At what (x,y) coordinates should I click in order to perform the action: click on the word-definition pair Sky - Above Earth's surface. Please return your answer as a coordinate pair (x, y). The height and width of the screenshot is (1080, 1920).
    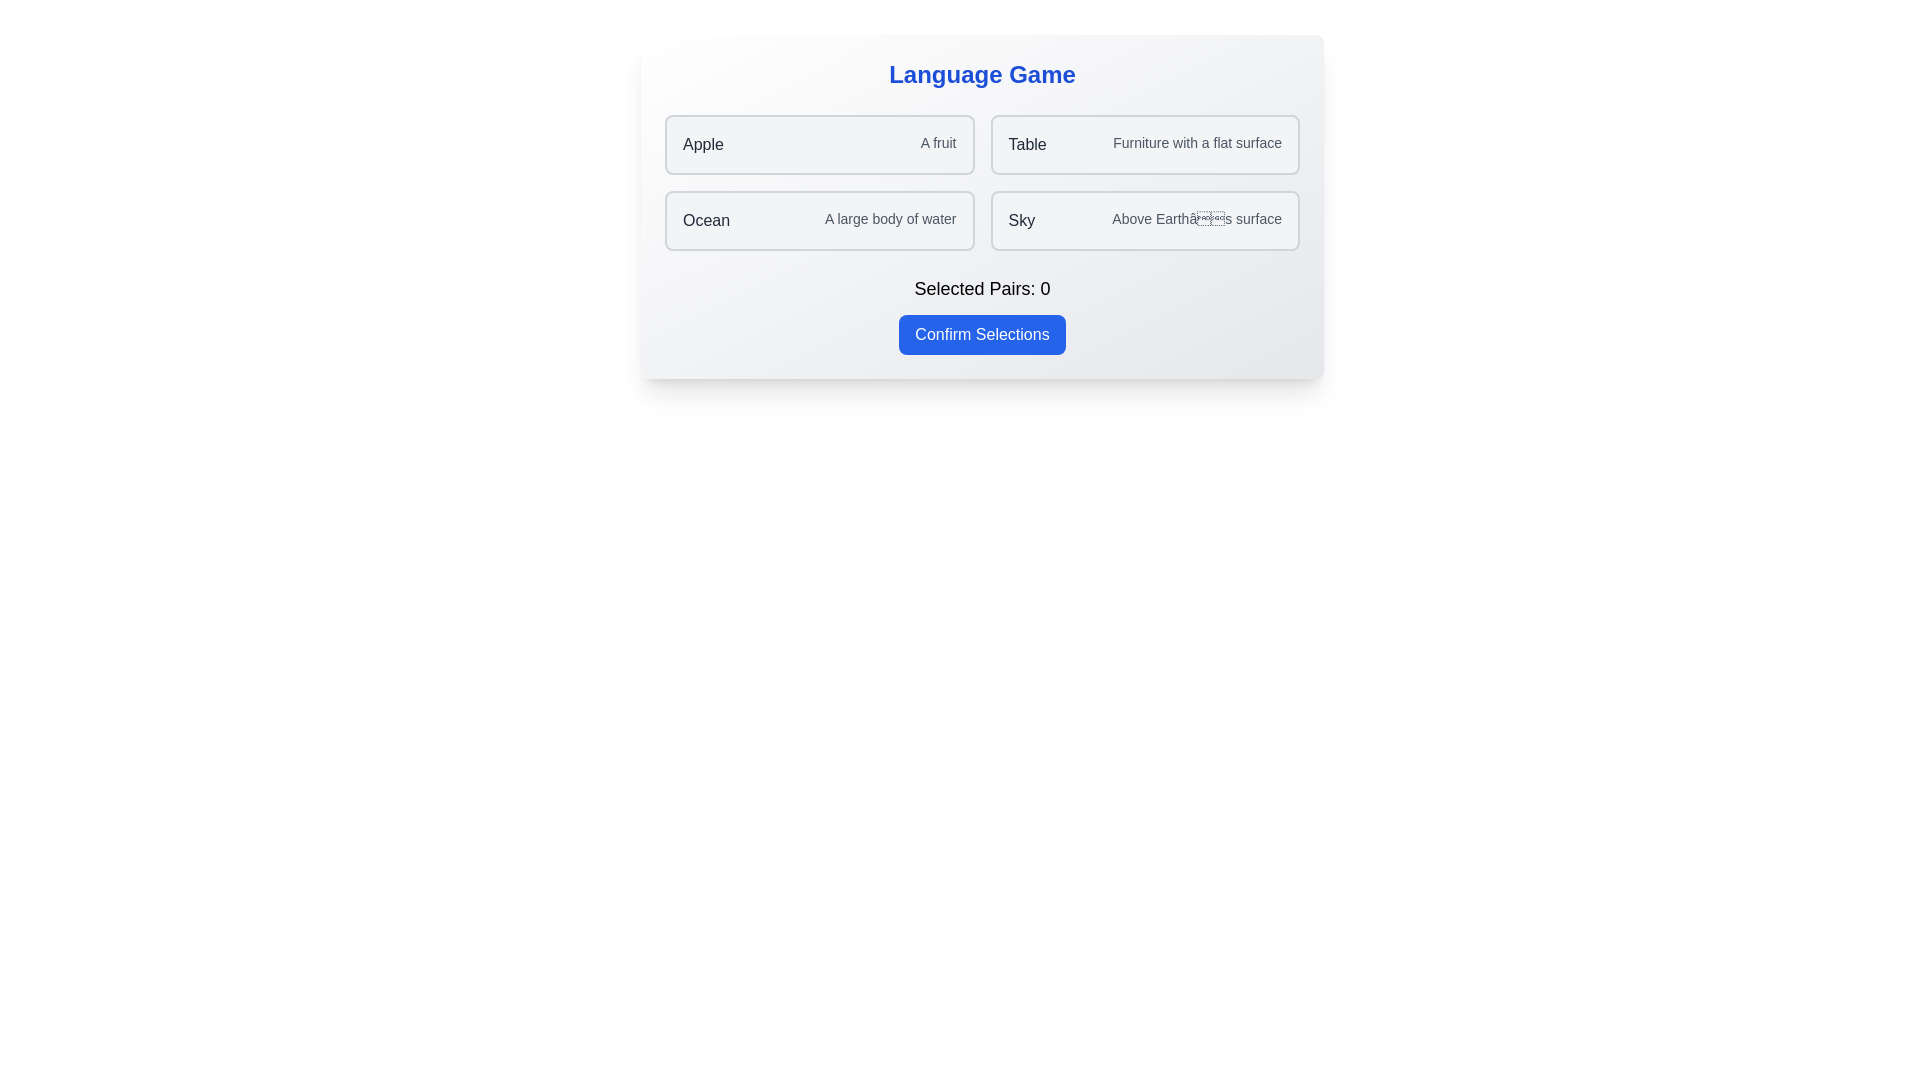
    Looking at the image, I should click on (1145, 220).